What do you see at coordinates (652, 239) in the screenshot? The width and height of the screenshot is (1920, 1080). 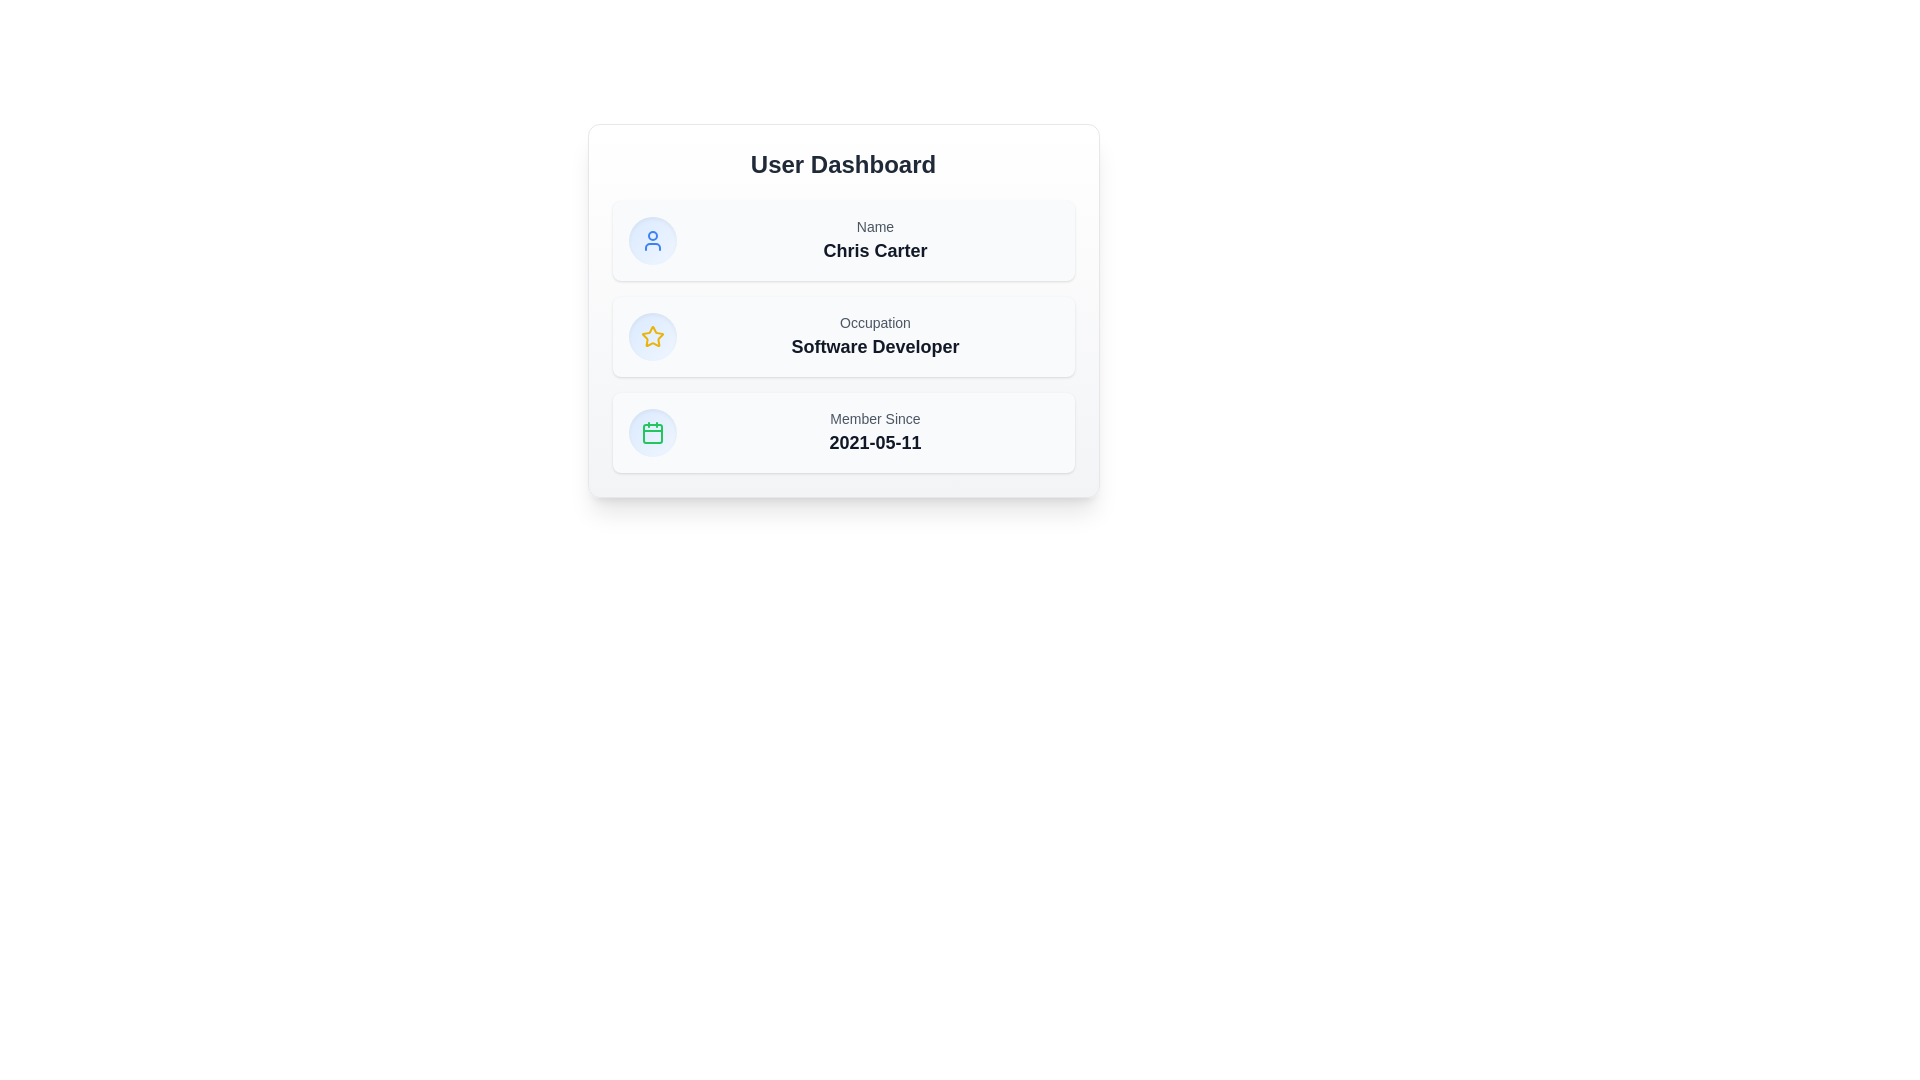 I see `the user profile icon located in the topmost row of the three sections to the left of the 'Name' label on the User Dashboard card` at bounding box center [652, 239].